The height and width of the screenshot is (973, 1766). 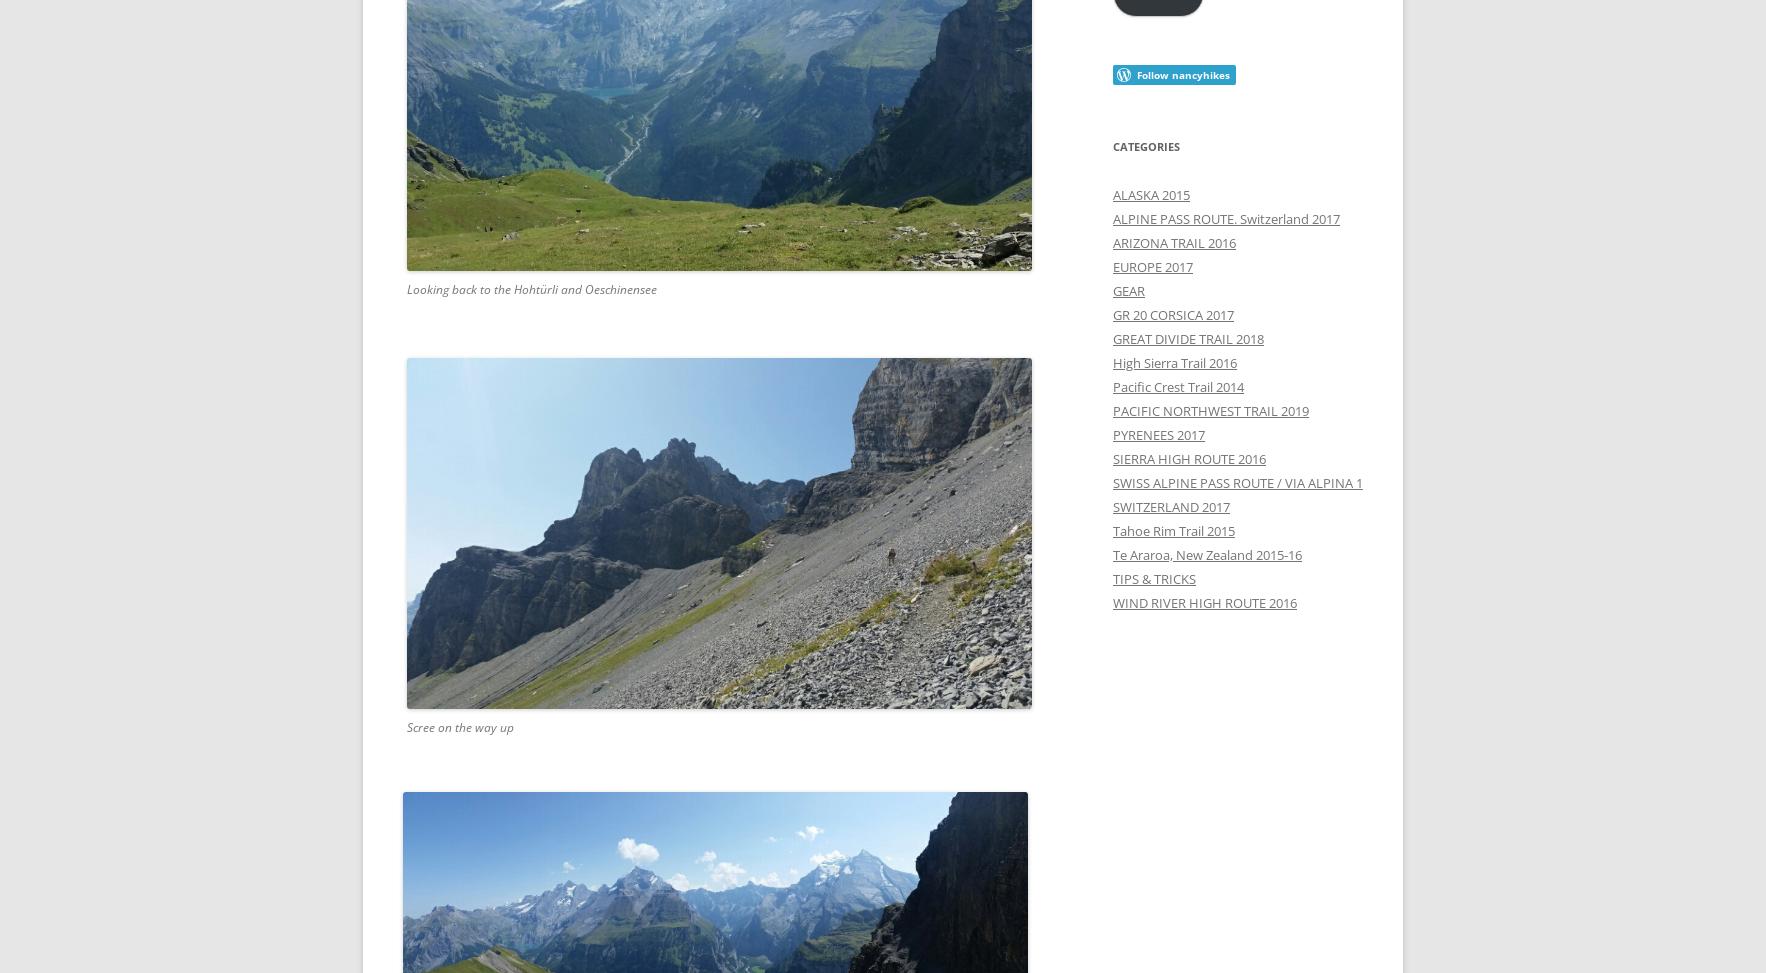 I want to click on 'ARIZONA TRAIL 2016', so click(x=1173, y=240).